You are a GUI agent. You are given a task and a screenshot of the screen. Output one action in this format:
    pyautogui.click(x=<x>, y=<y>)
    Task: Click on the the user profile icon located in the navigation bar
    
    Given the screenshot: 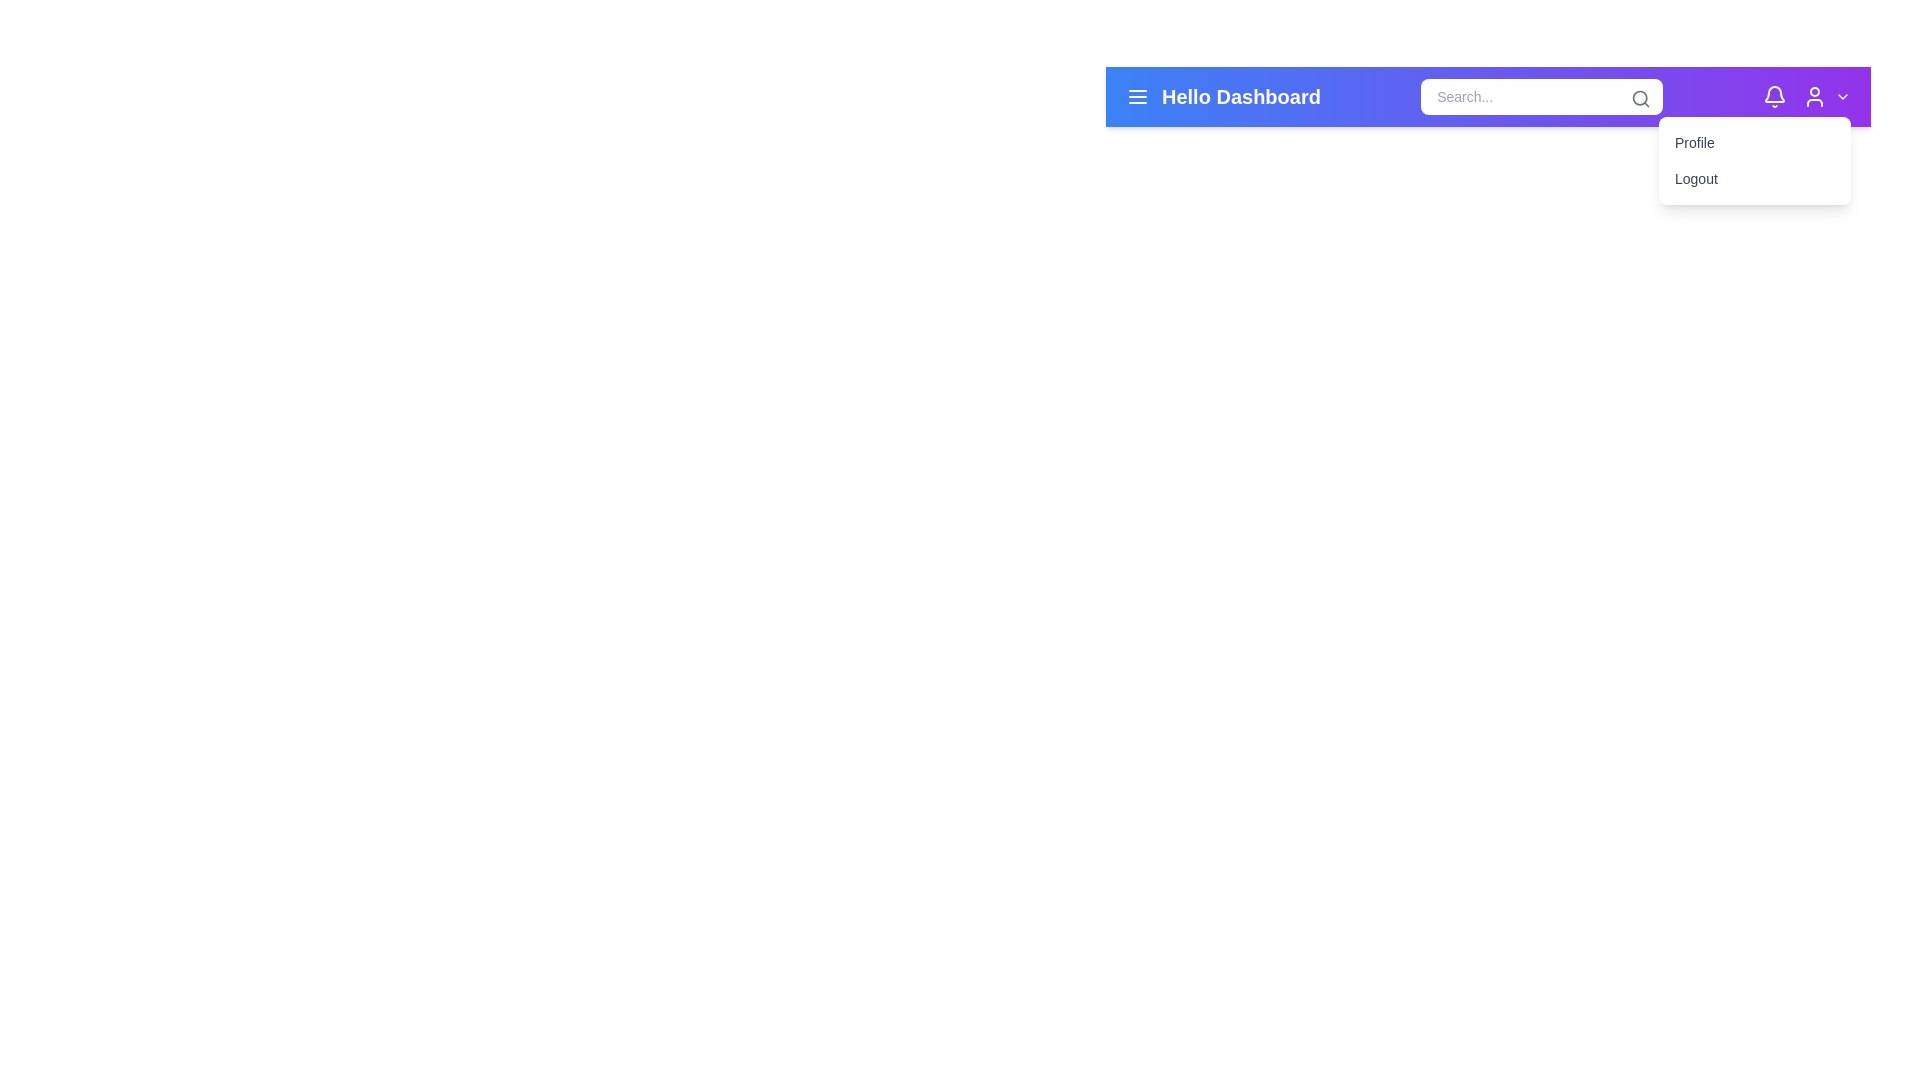 What is the action you would take?
    pyautogui.click(x=1806, y=96)
    